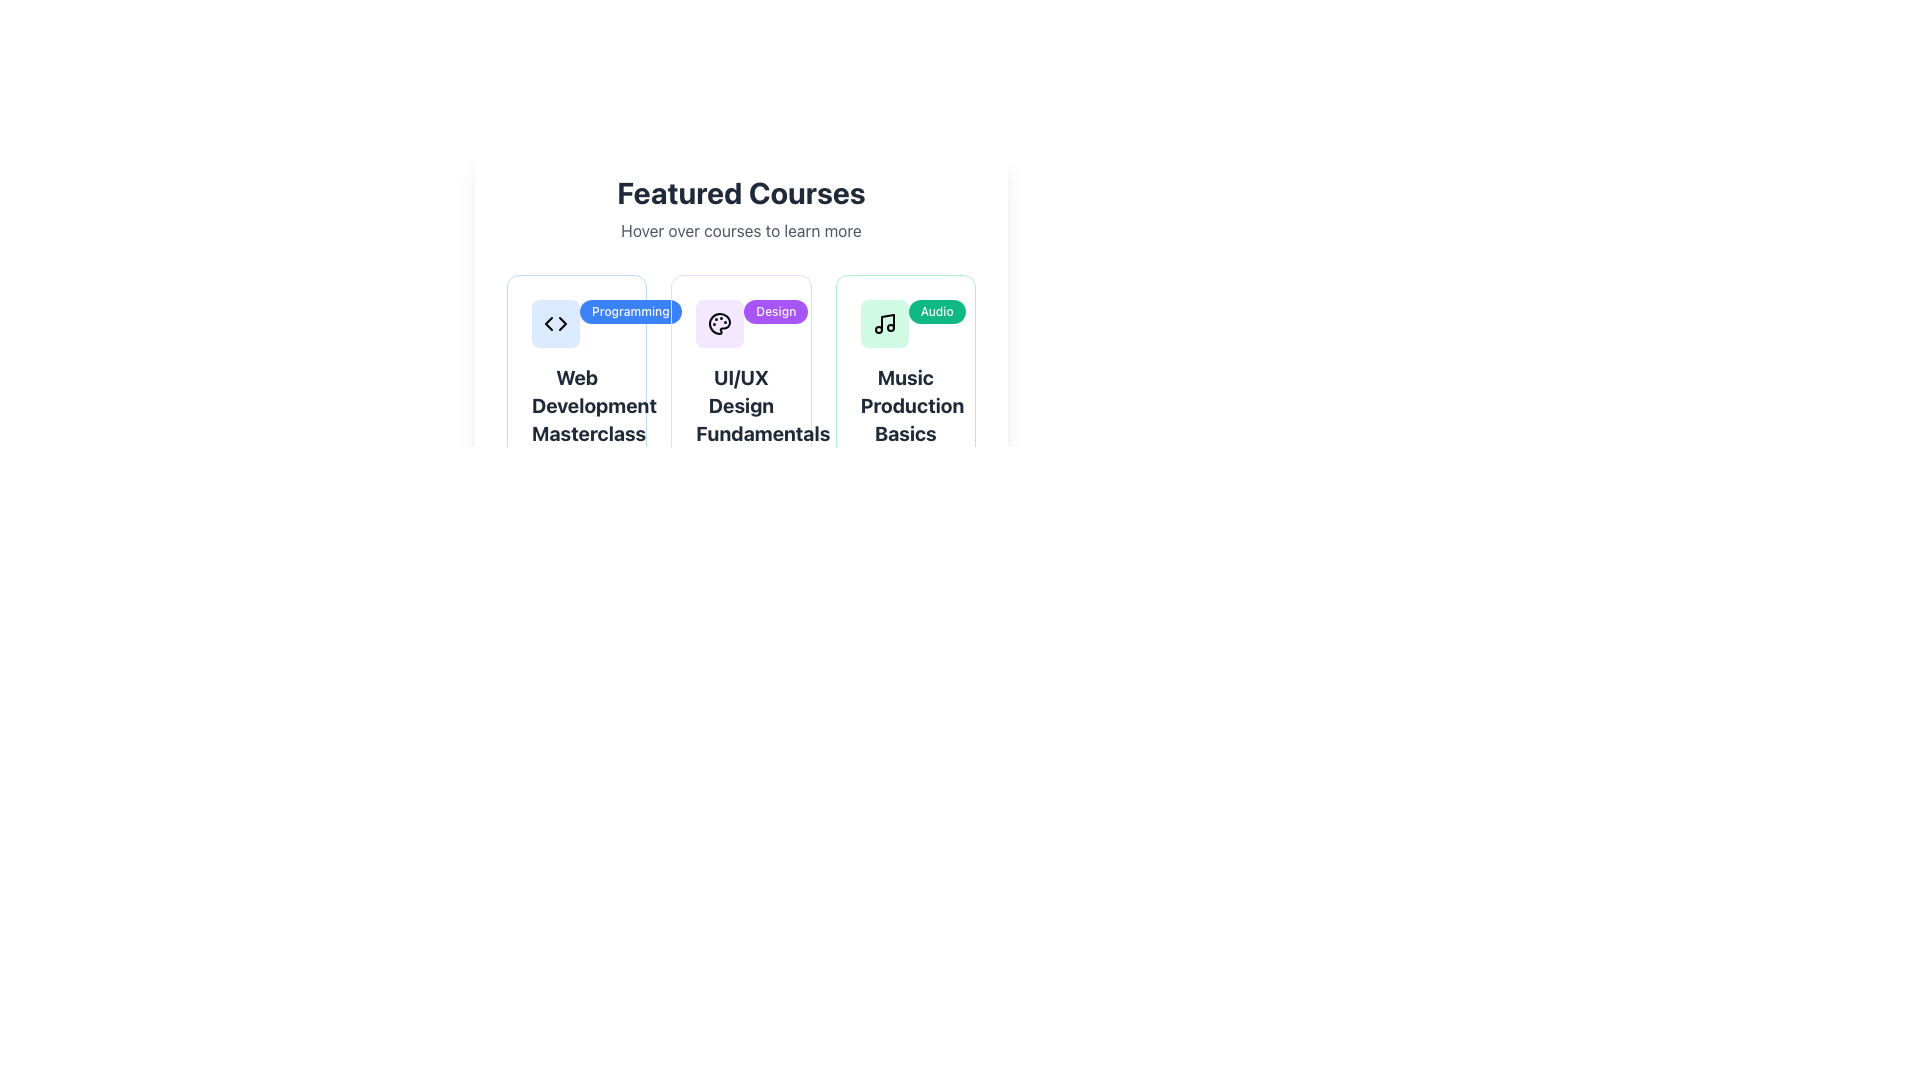  What do you see at coordinates (740, 230) in the screenshot?
I see `the static text 'Hover over courses to learn more' which is displayed in a subdued gray color directly below the 'Featured Courses' heading` at bounding box center [740, 230].